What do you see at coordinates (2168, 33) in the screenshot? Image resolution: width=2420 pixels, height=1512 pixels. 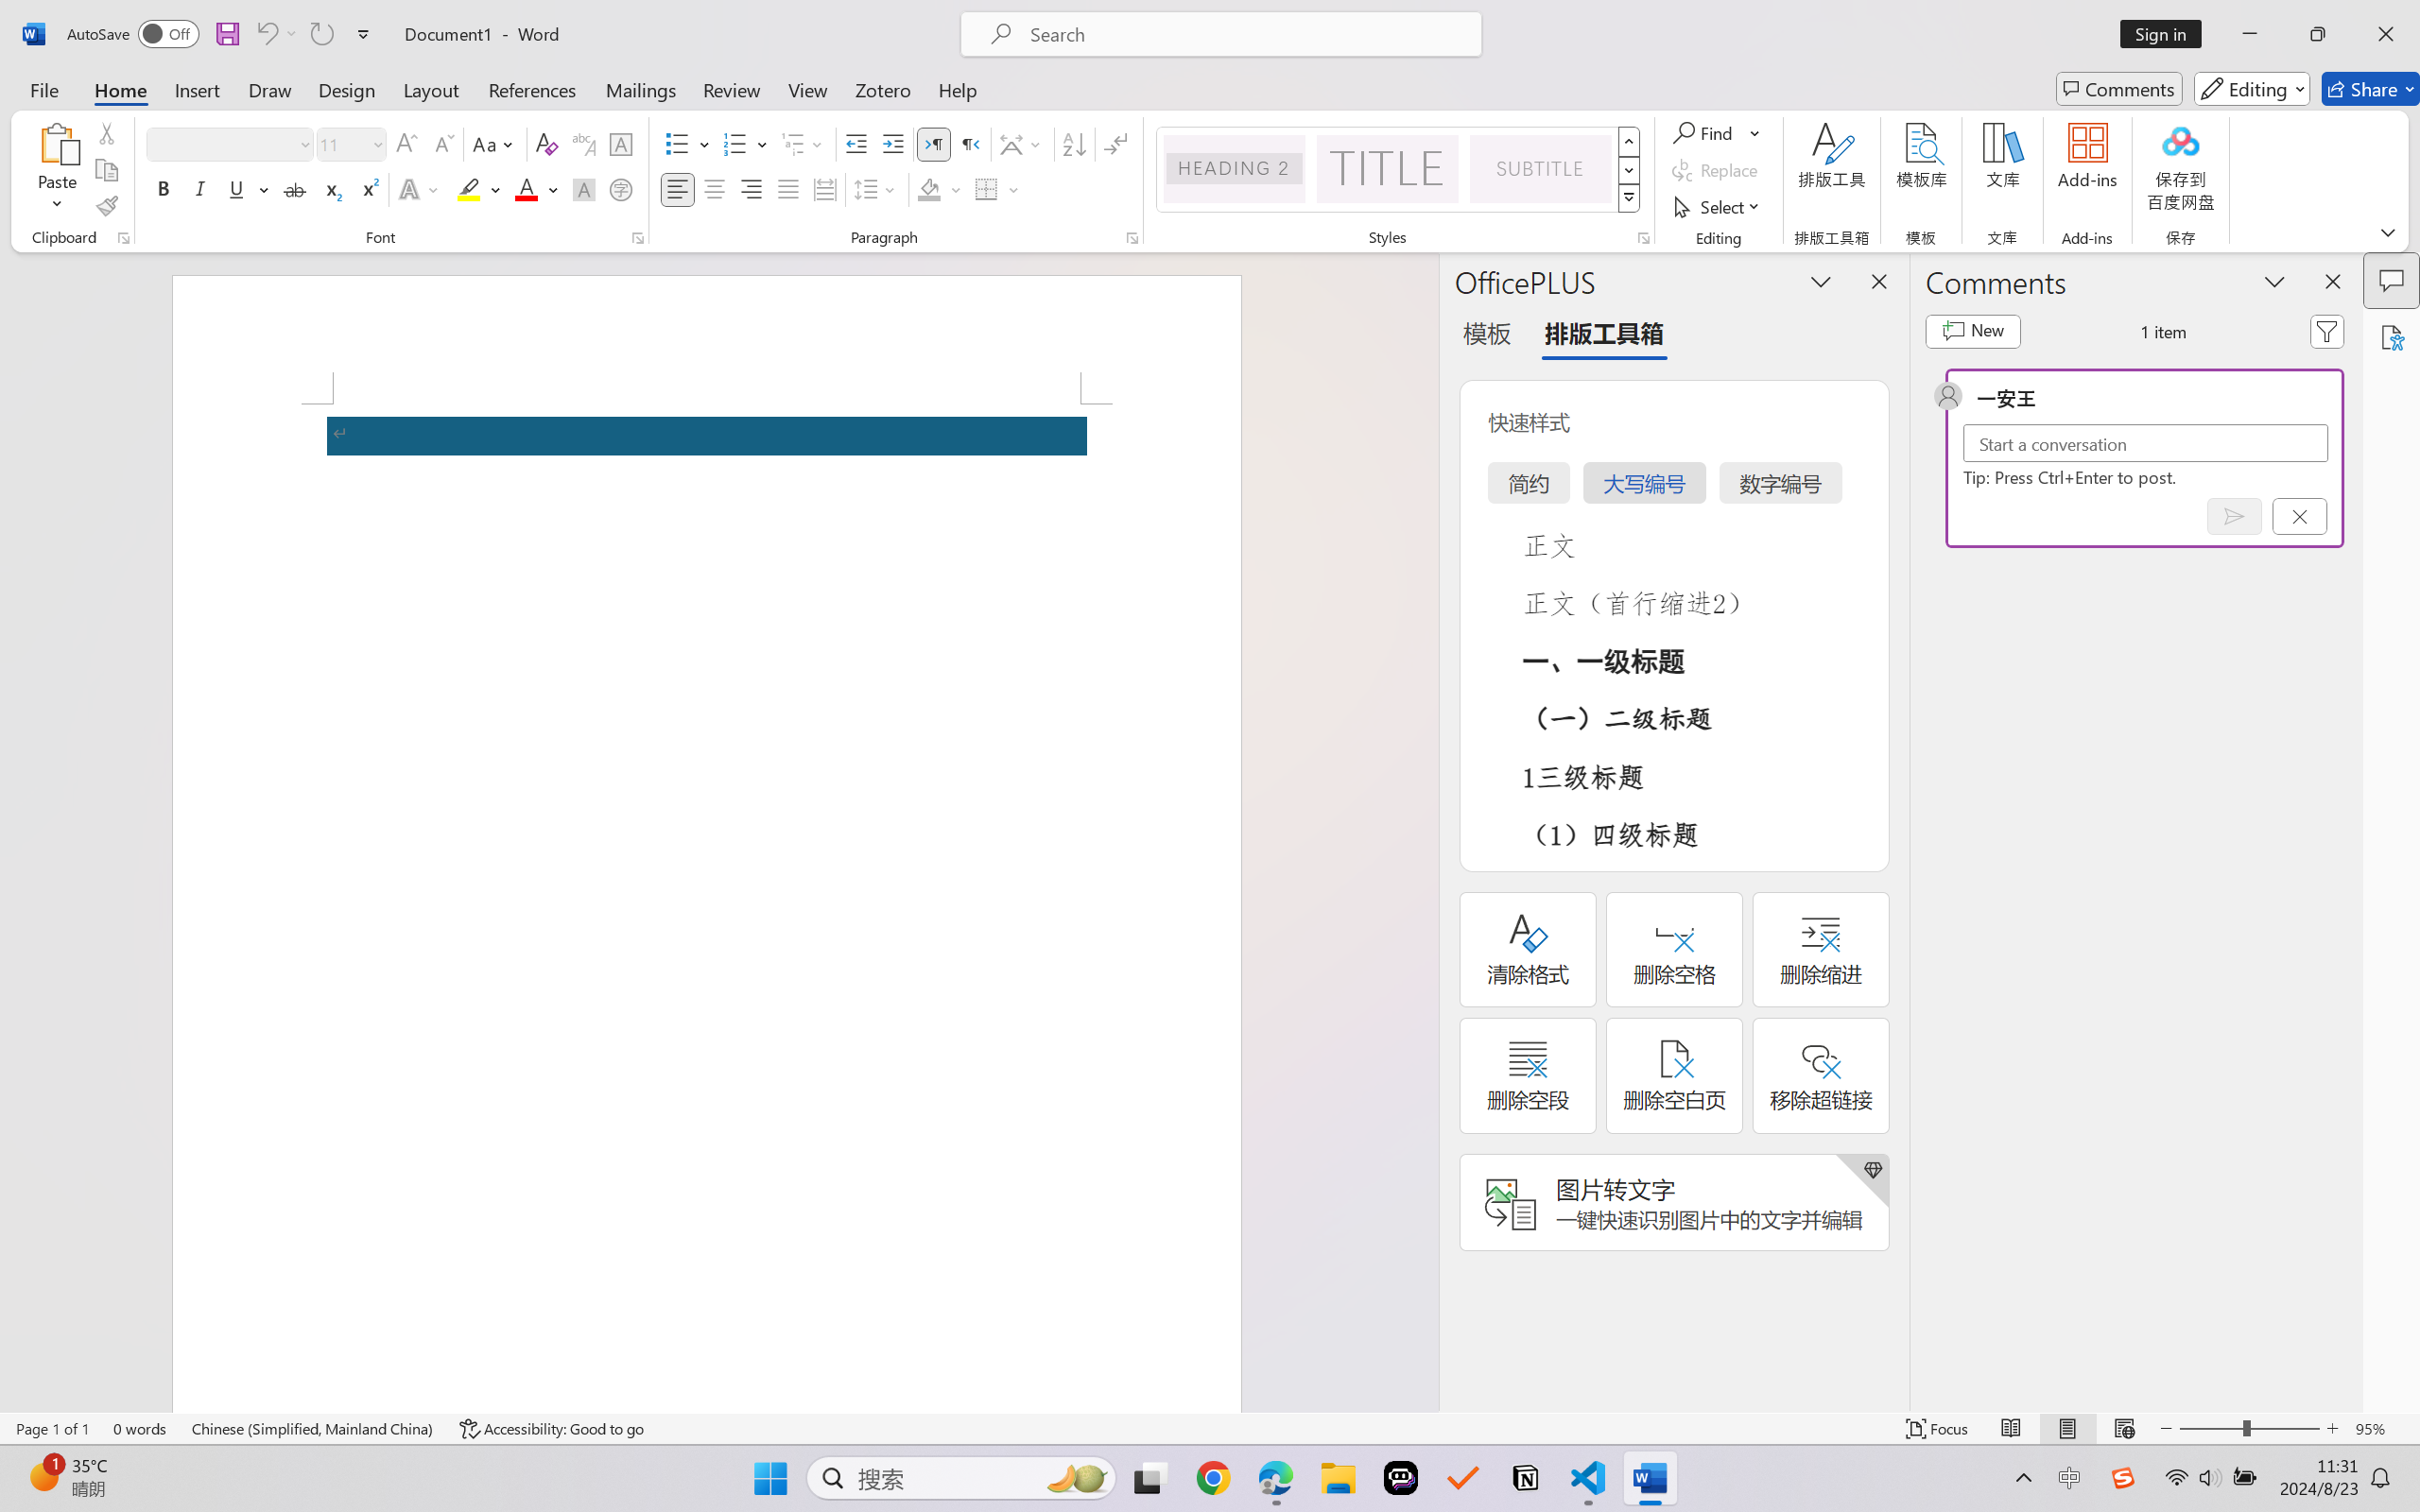 I see `'Sign in'` at bounding box center [2168, 33].